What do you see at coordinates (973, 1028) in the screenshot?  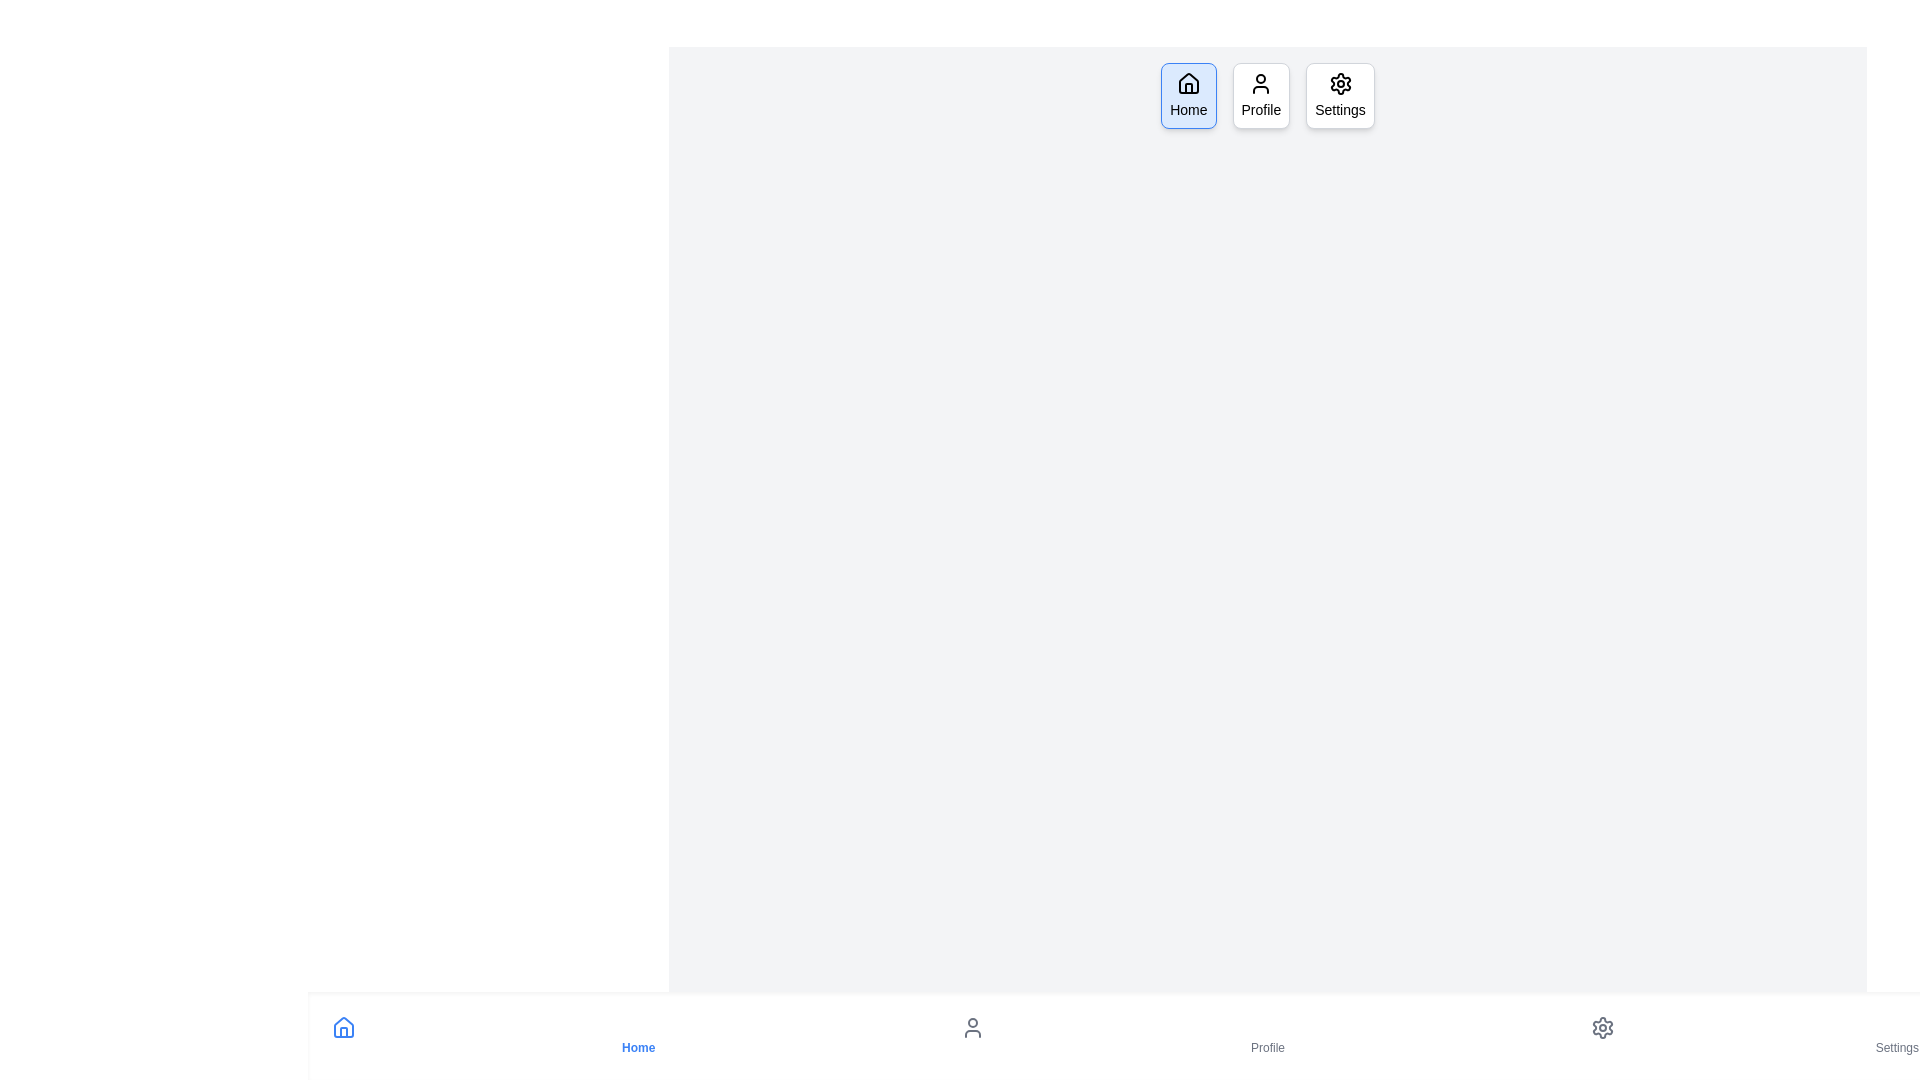 I see `the 'Profile' icon in the bottom navigation bar` at bounding box center [973, 1028].